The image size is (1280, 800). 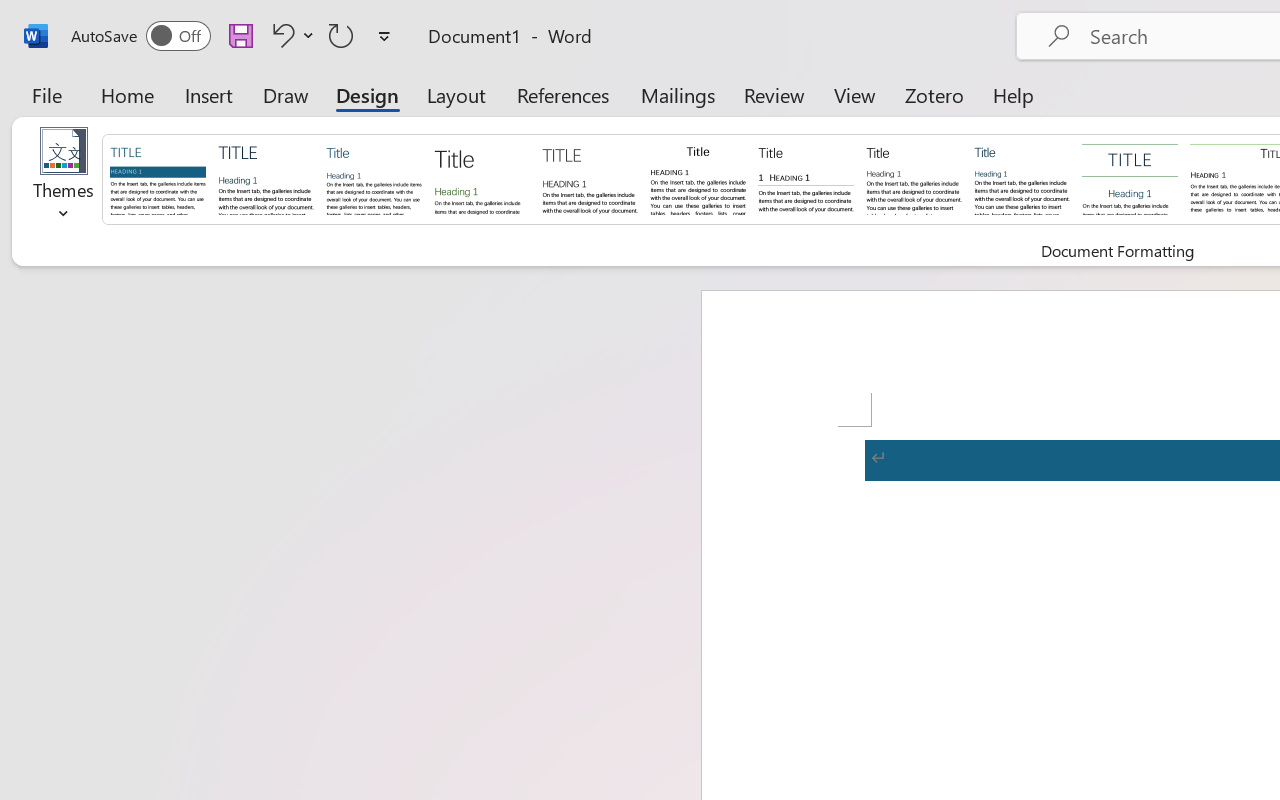 What do you see at coordinates (64, 179) in the screenshot?
I see `'Themes'` at bounding box center [64, 179].